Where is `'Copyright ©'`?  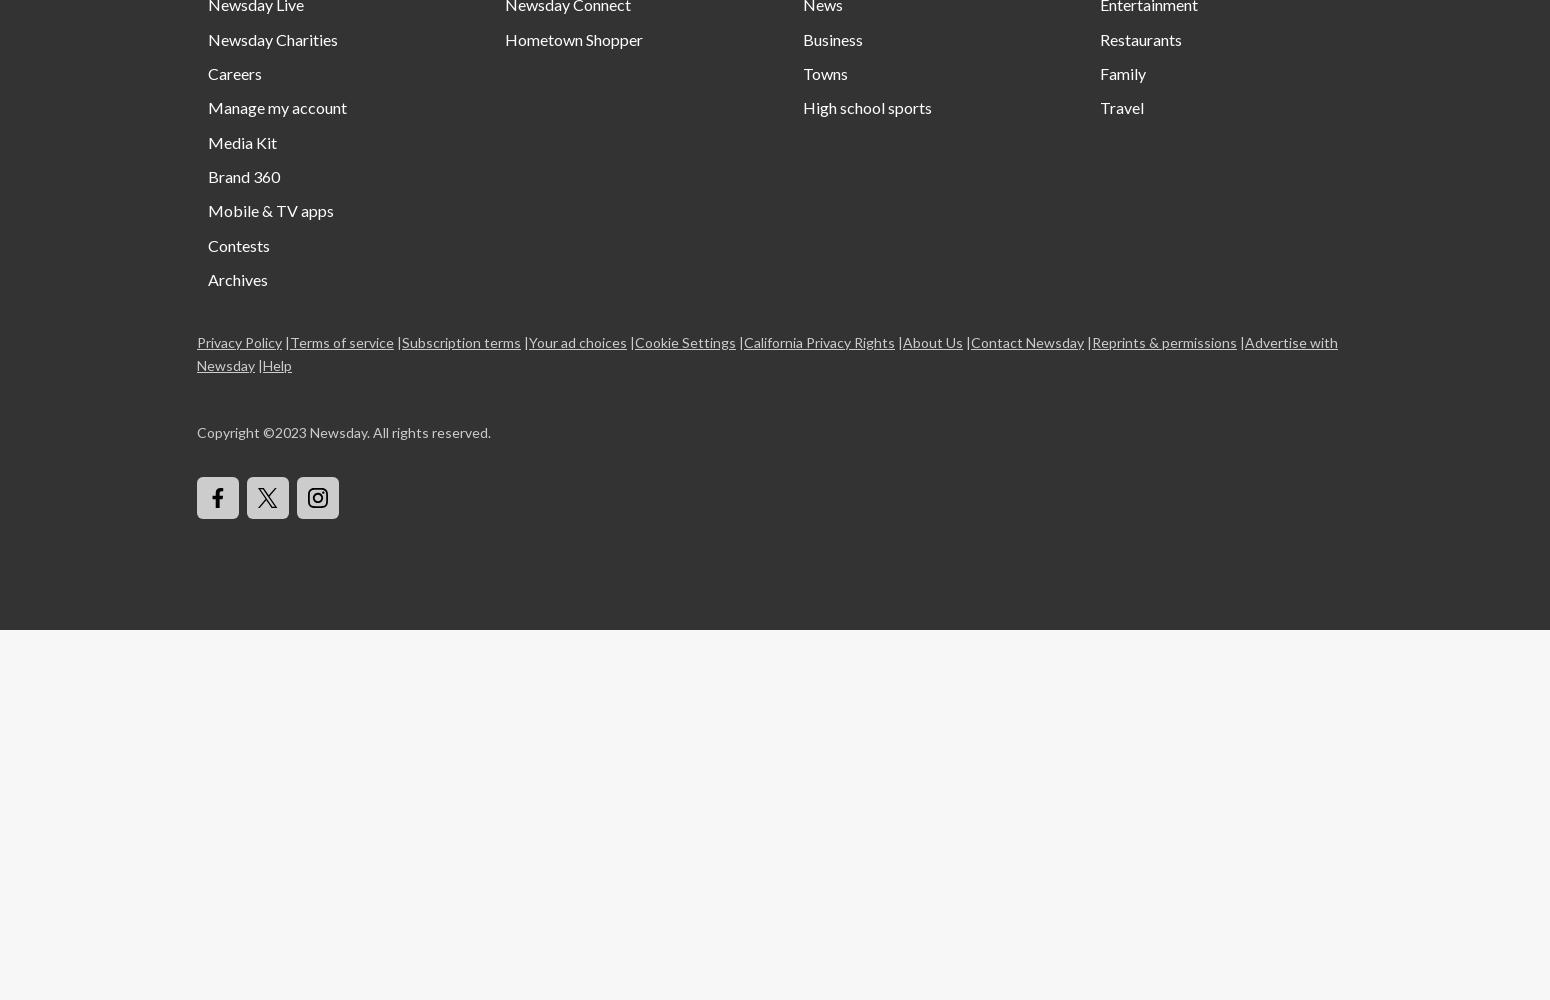
'Copyright ©' is located at coordinates (196, 431).